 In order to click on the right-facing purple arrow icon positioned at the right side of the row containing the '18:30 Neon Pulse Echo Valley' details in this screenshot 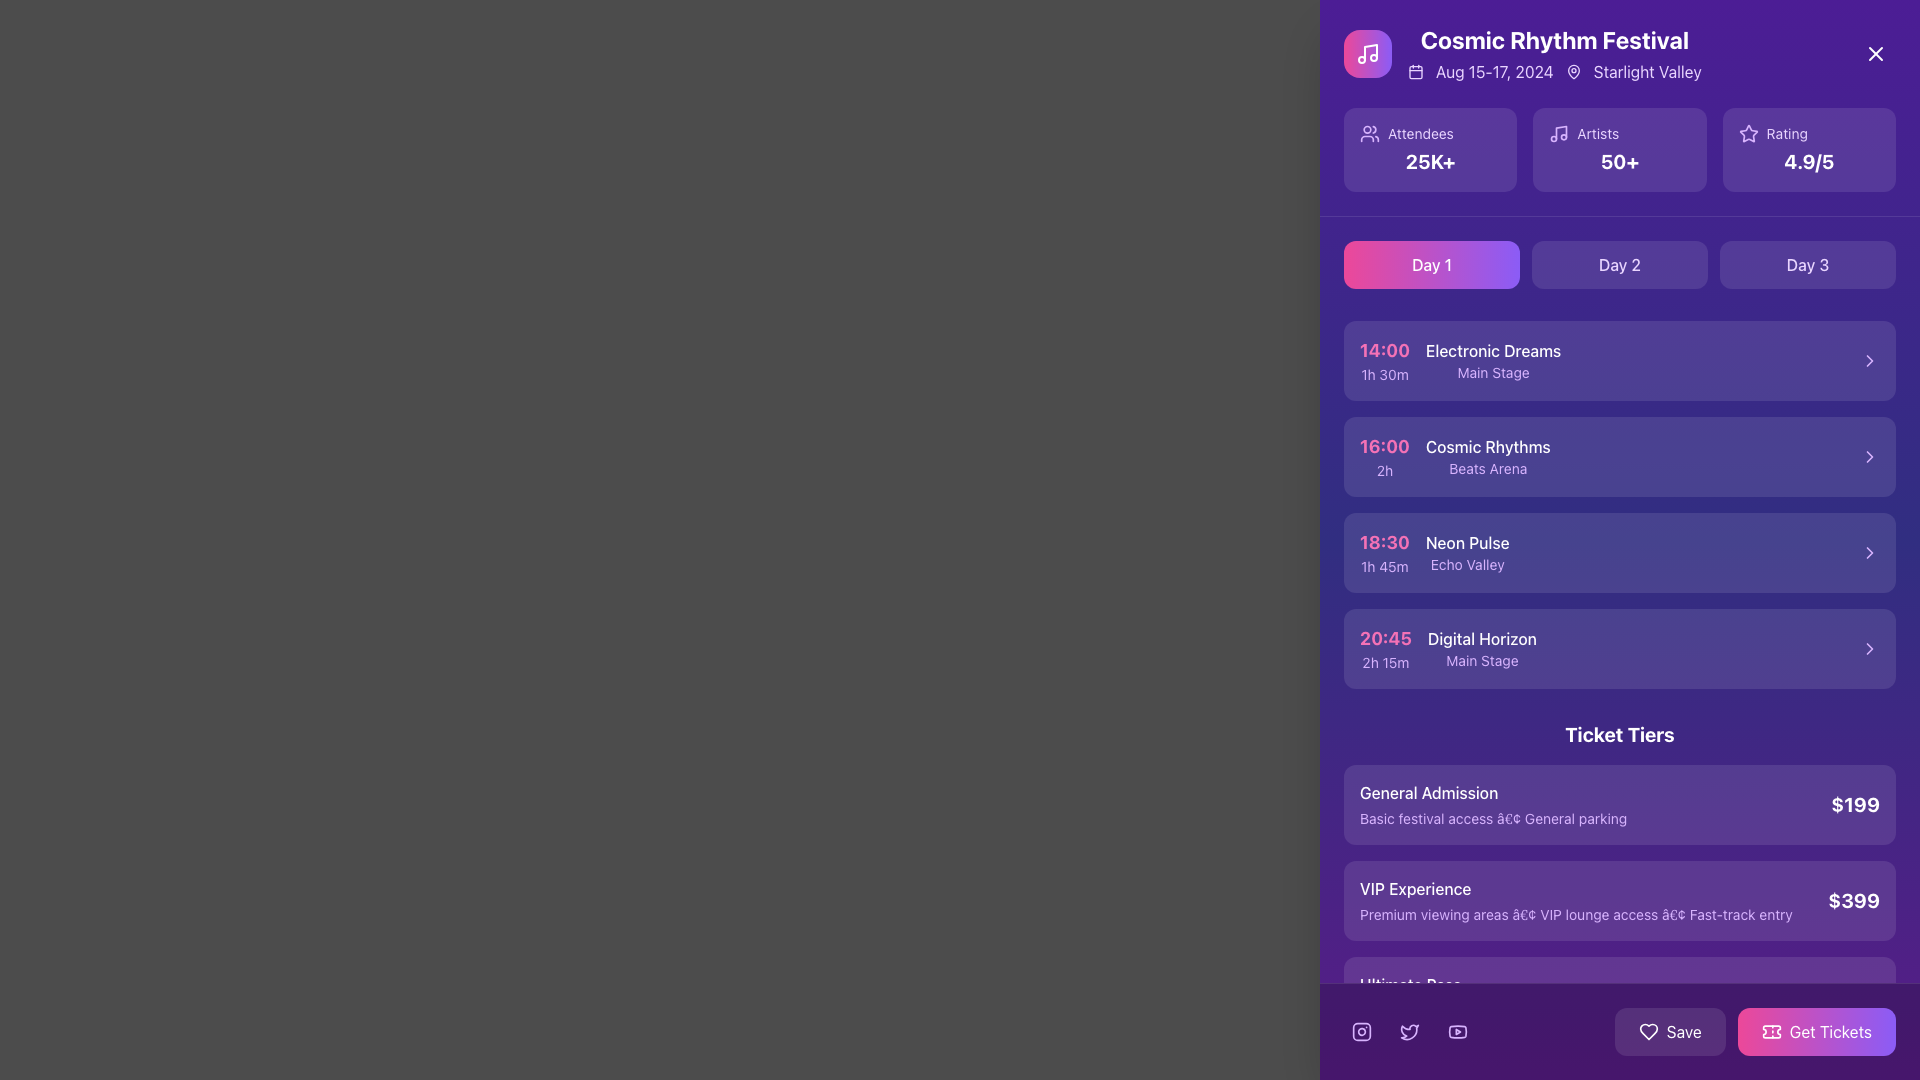, I will do `click(1869, 552)`.